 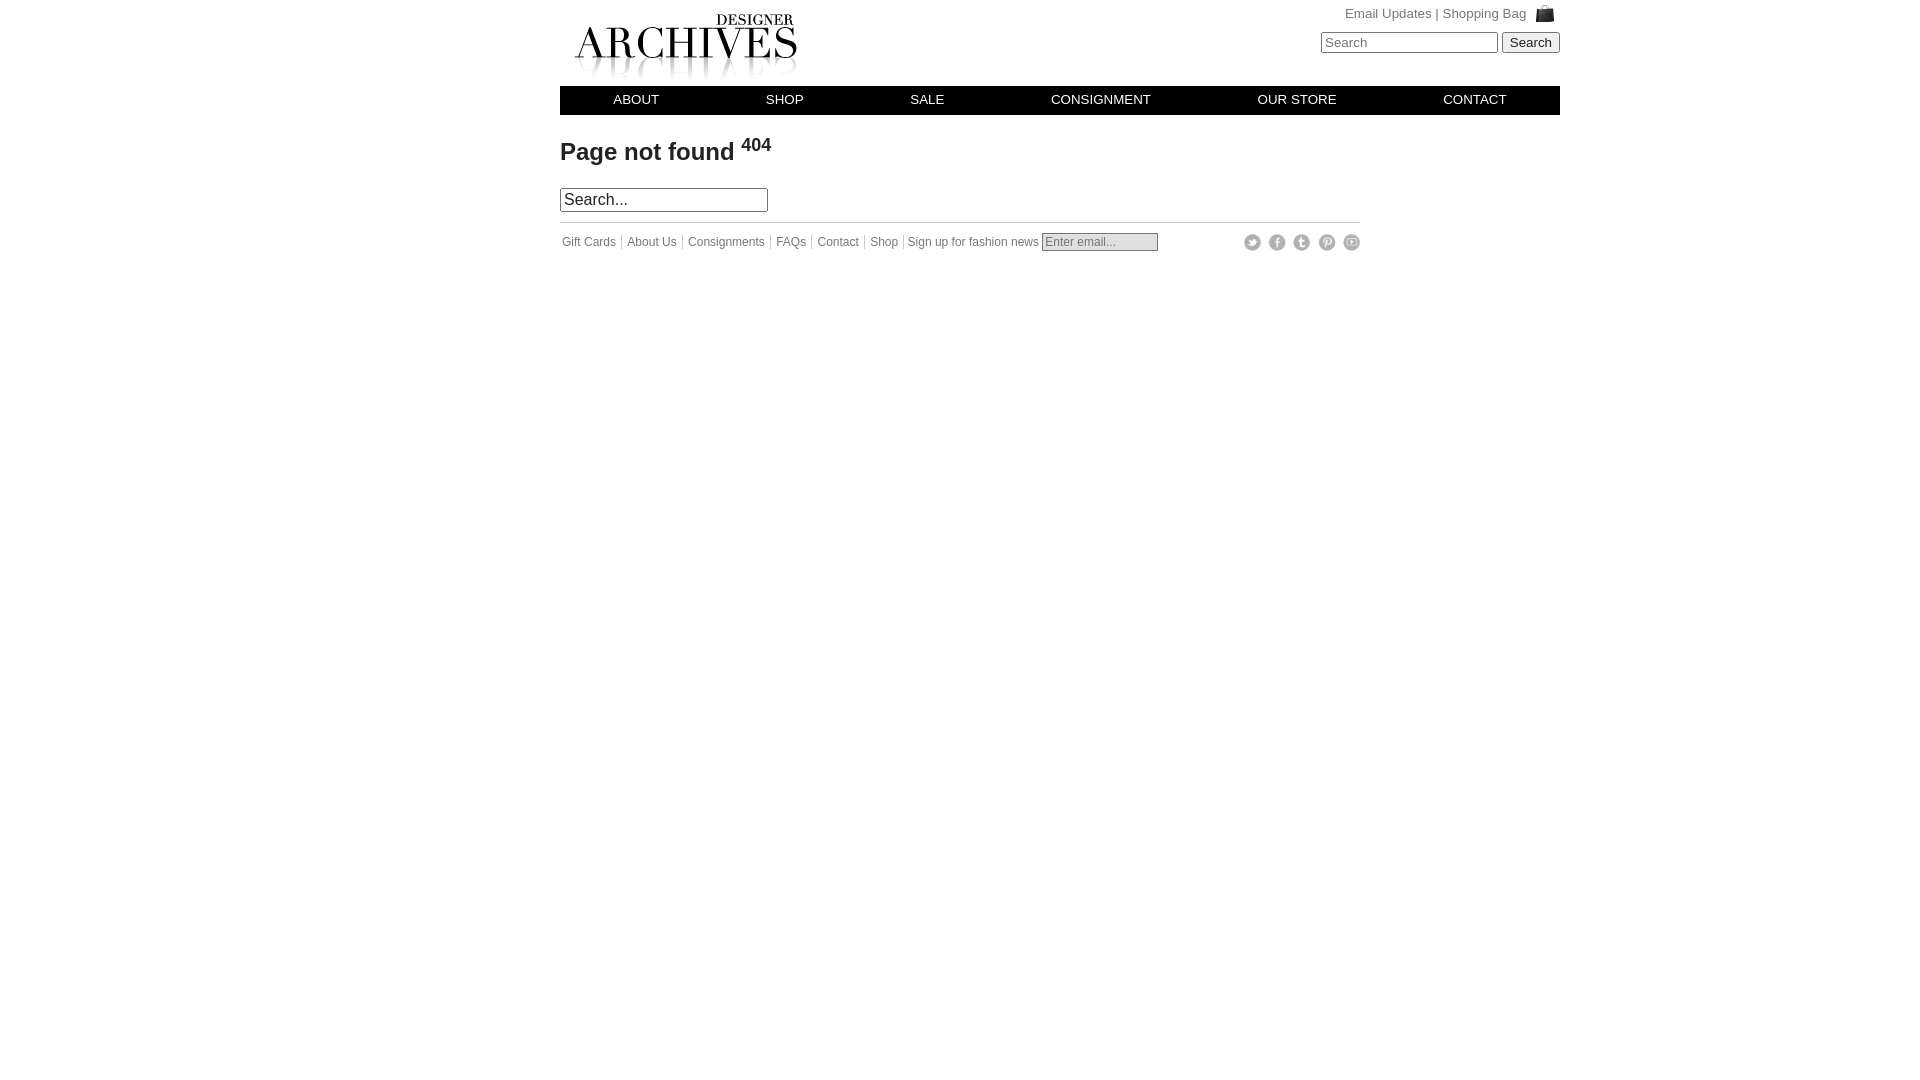 What do you see at coordinates (1443, 13) in the screenshot?
I see `'Shopping Bag'` at bounding box center [1443, 13].